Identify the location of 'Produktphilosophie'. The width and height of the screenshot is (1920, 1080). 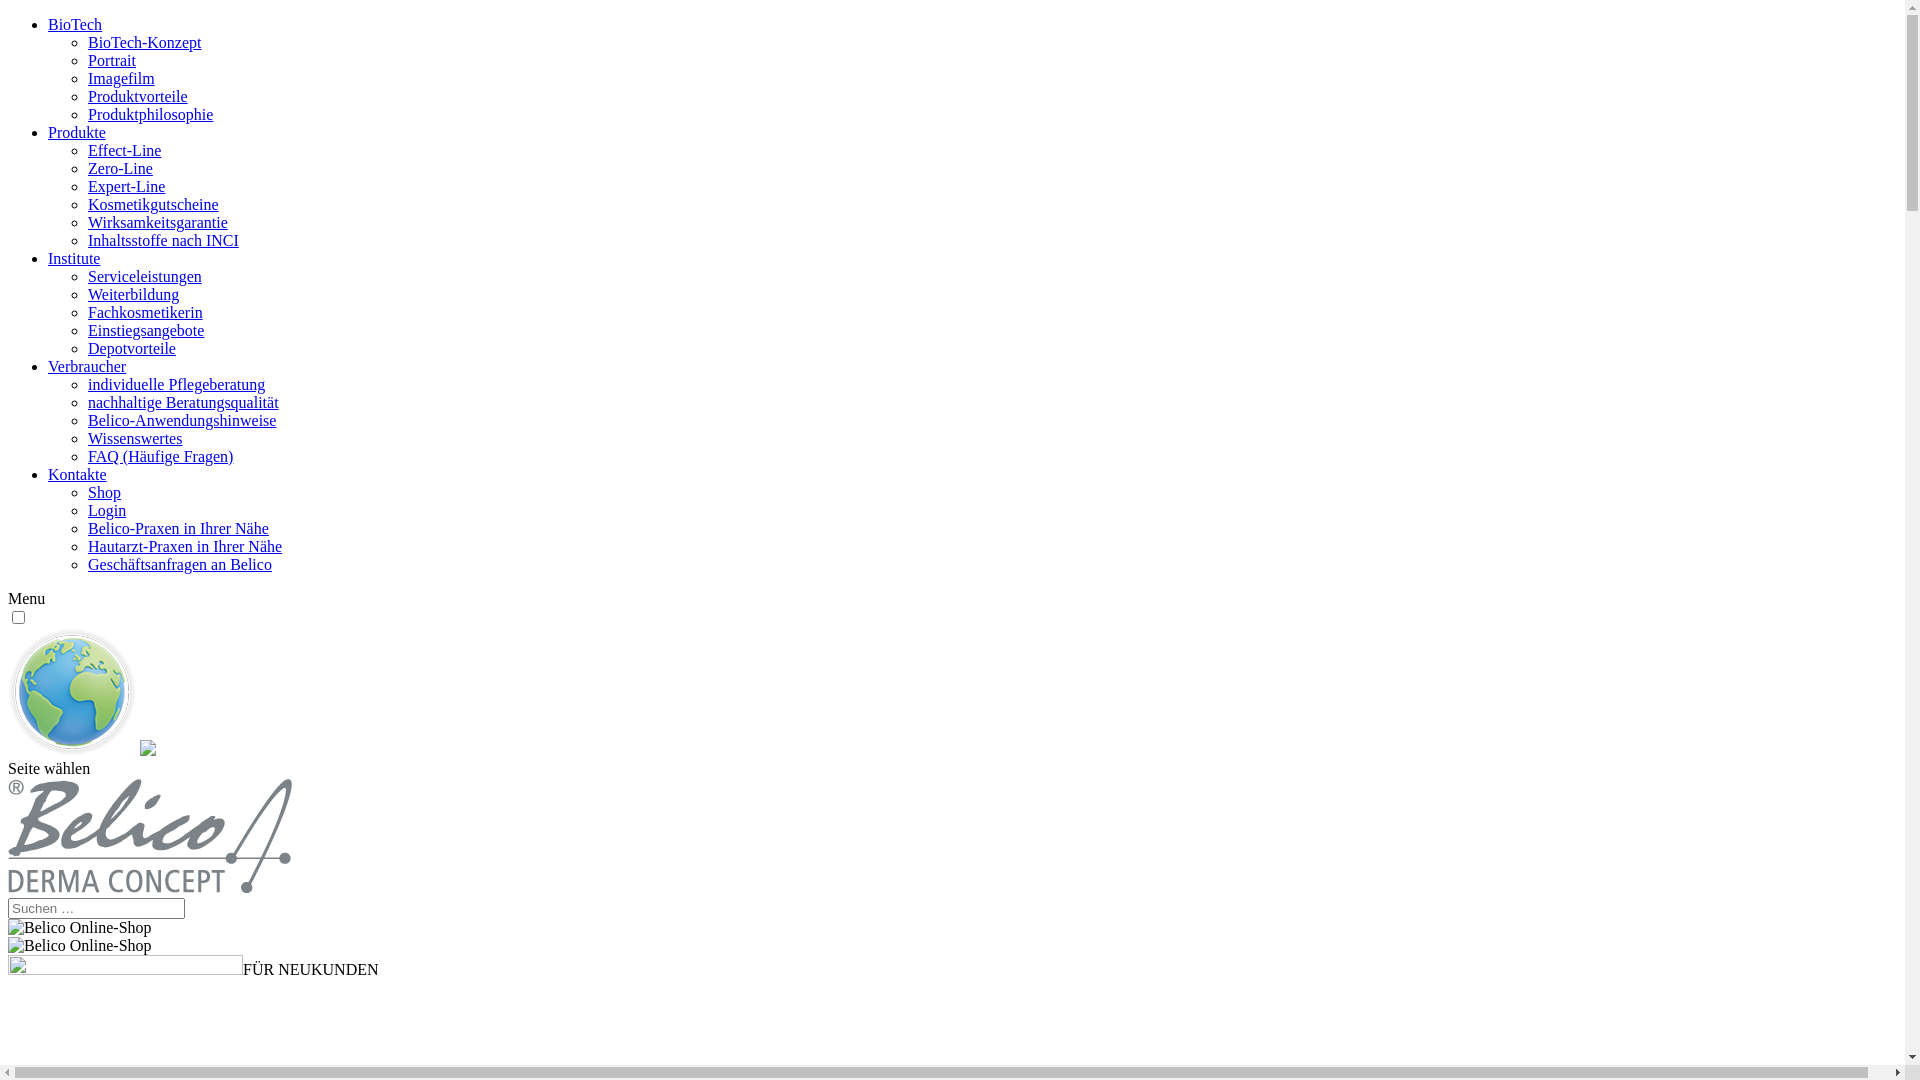
(149, 114).